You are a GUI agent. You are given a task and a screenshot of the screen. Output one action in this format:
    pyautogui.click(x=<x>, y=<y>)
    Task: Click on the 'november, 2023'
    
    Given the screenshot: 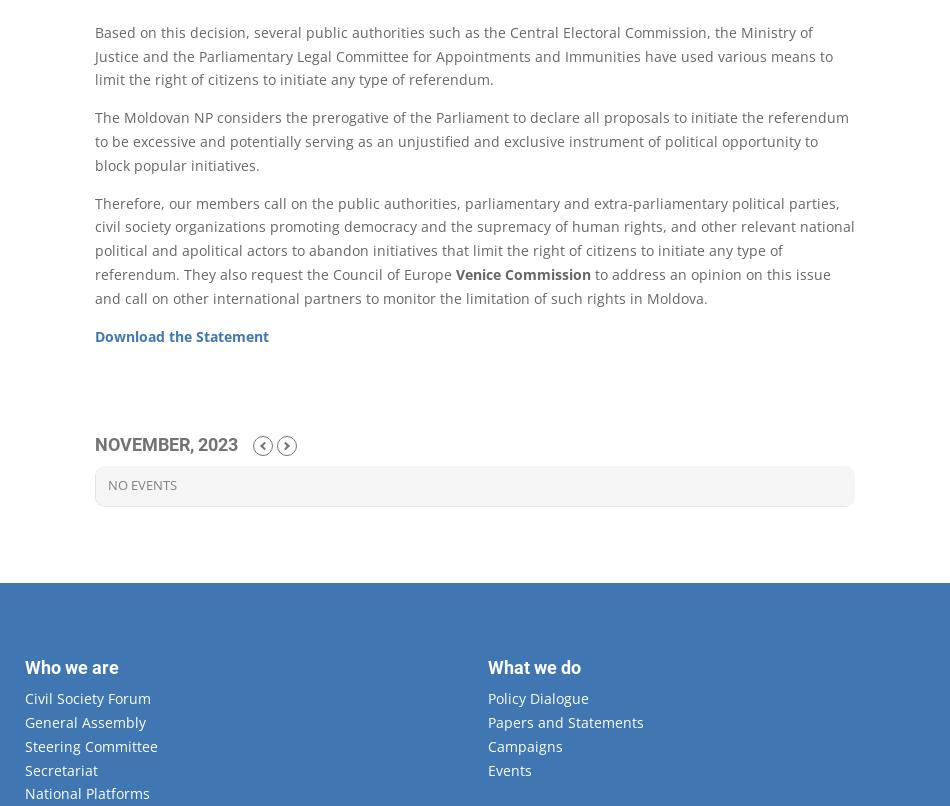 What is the action you would take?
    pyautogui.click(x=166, y=444)
    